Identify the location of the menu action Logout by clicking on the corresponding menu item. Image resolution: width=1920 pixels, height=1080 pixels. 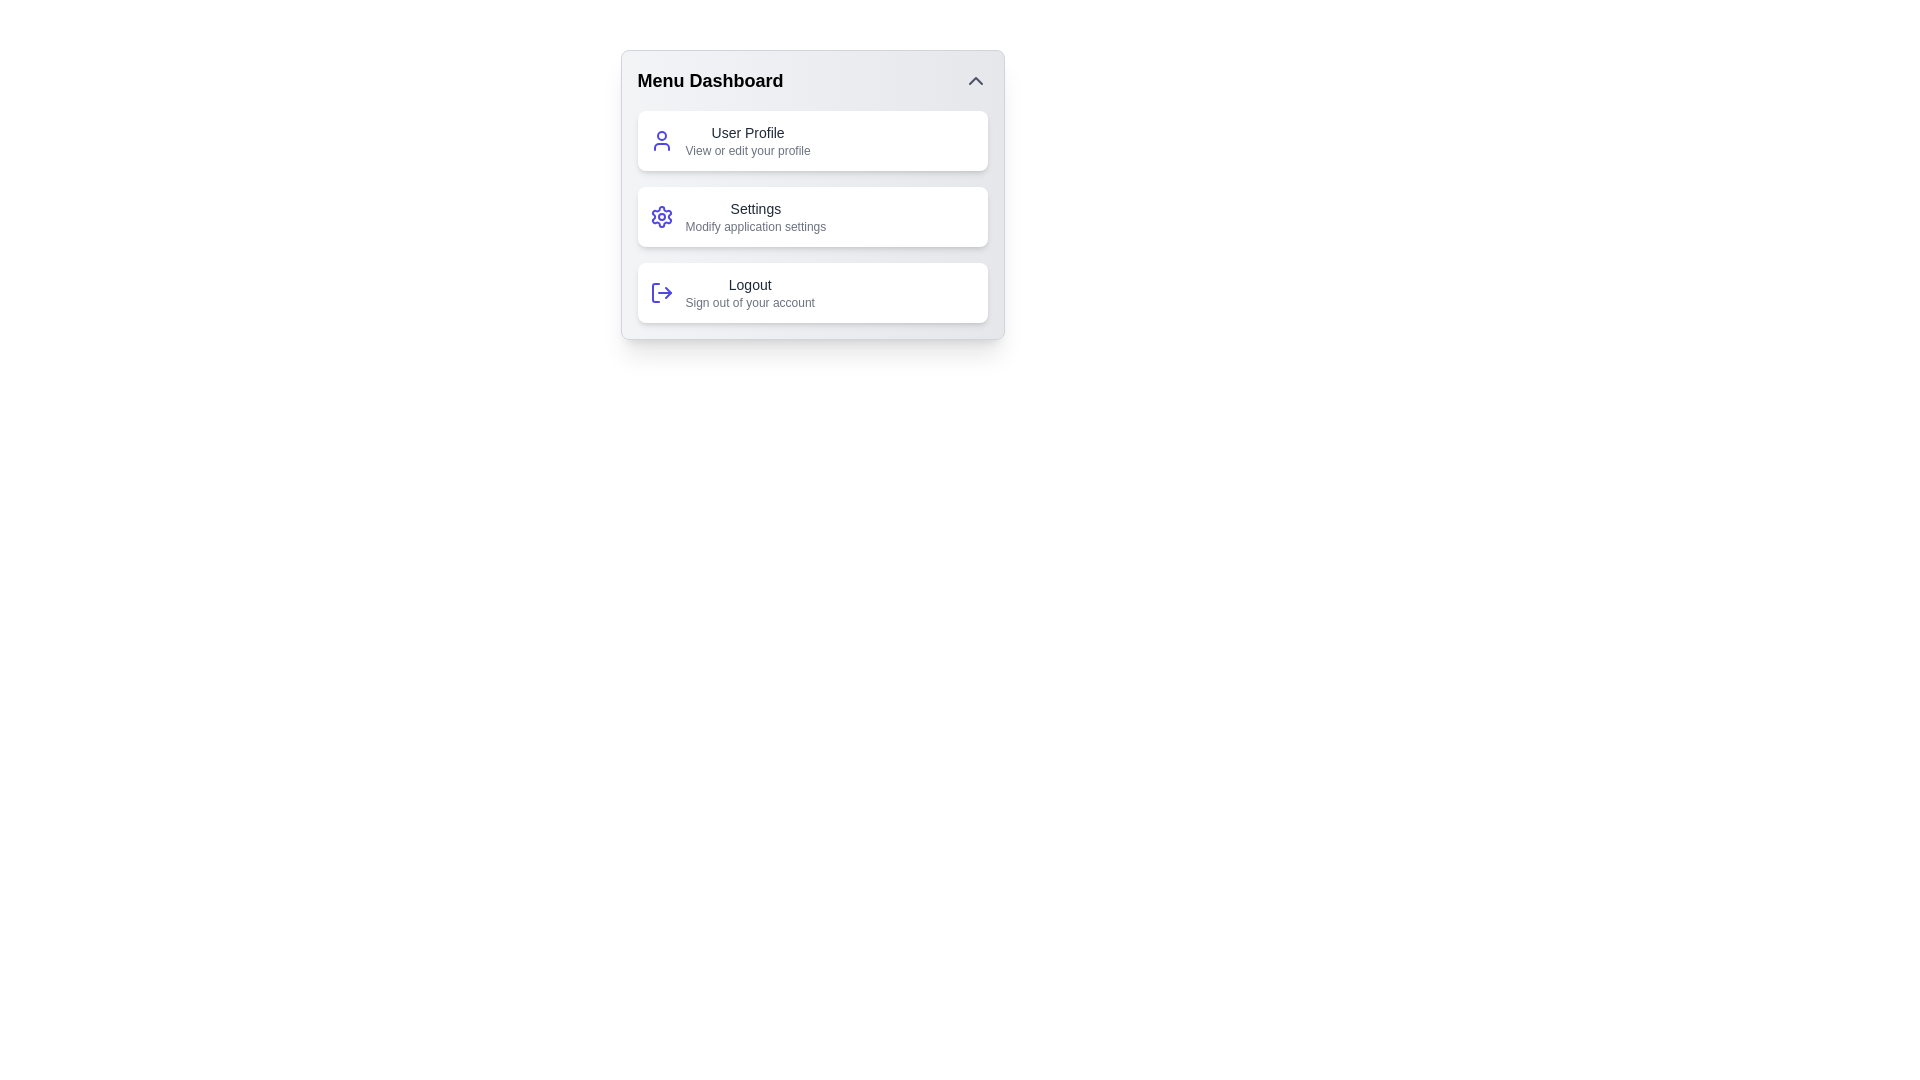
(812, 293).